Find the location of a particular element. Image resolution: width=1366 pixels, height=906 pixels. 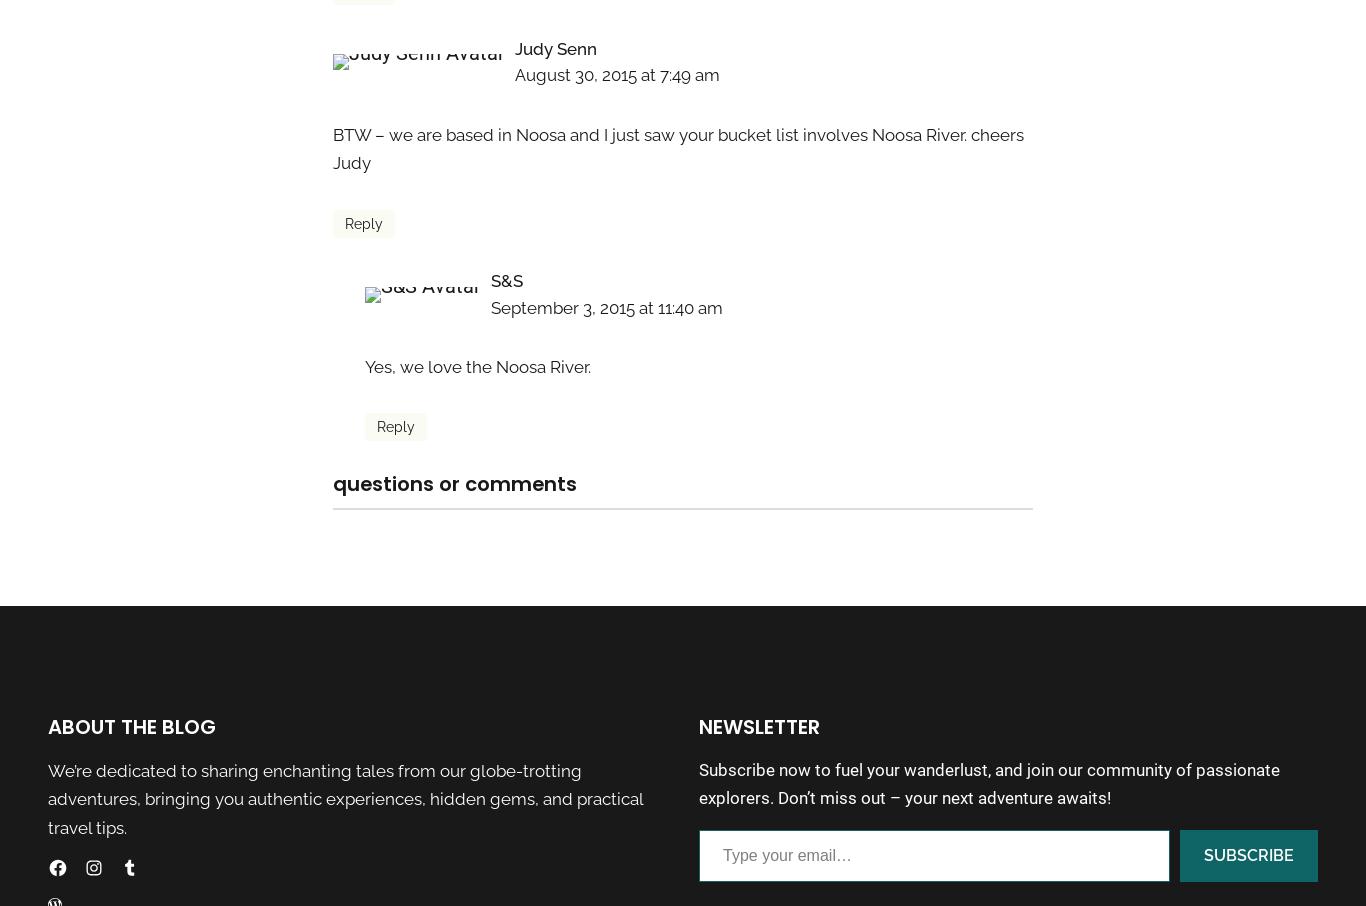

'BTW – we are based in Noosa and I just saw your bucket list involves Noosa River.  cheers  Judy' is located at coordinates (677, 148).